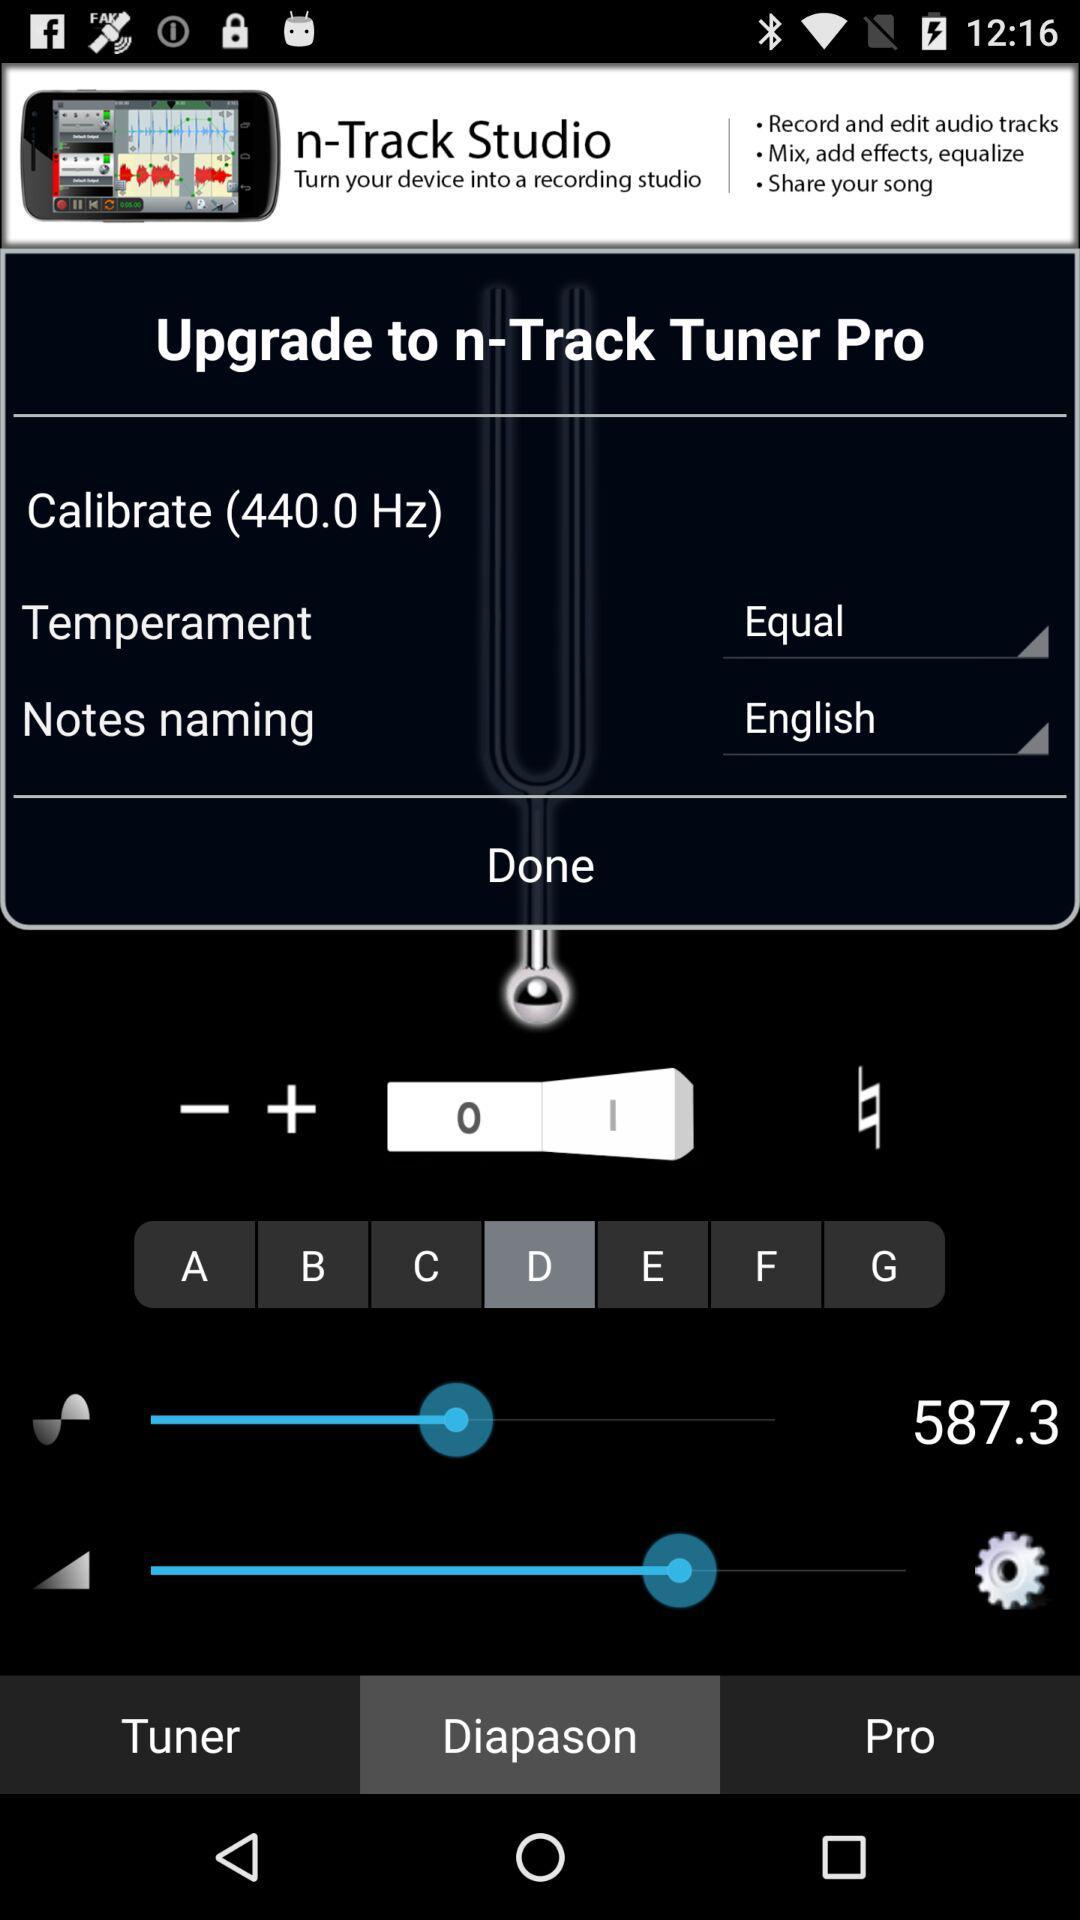 This screenshot has width=1080, height=1920. What do you see at coordinates (765, 1263) in the screenshot?
I see `the f radio button` at bounding box center [765, 1263].